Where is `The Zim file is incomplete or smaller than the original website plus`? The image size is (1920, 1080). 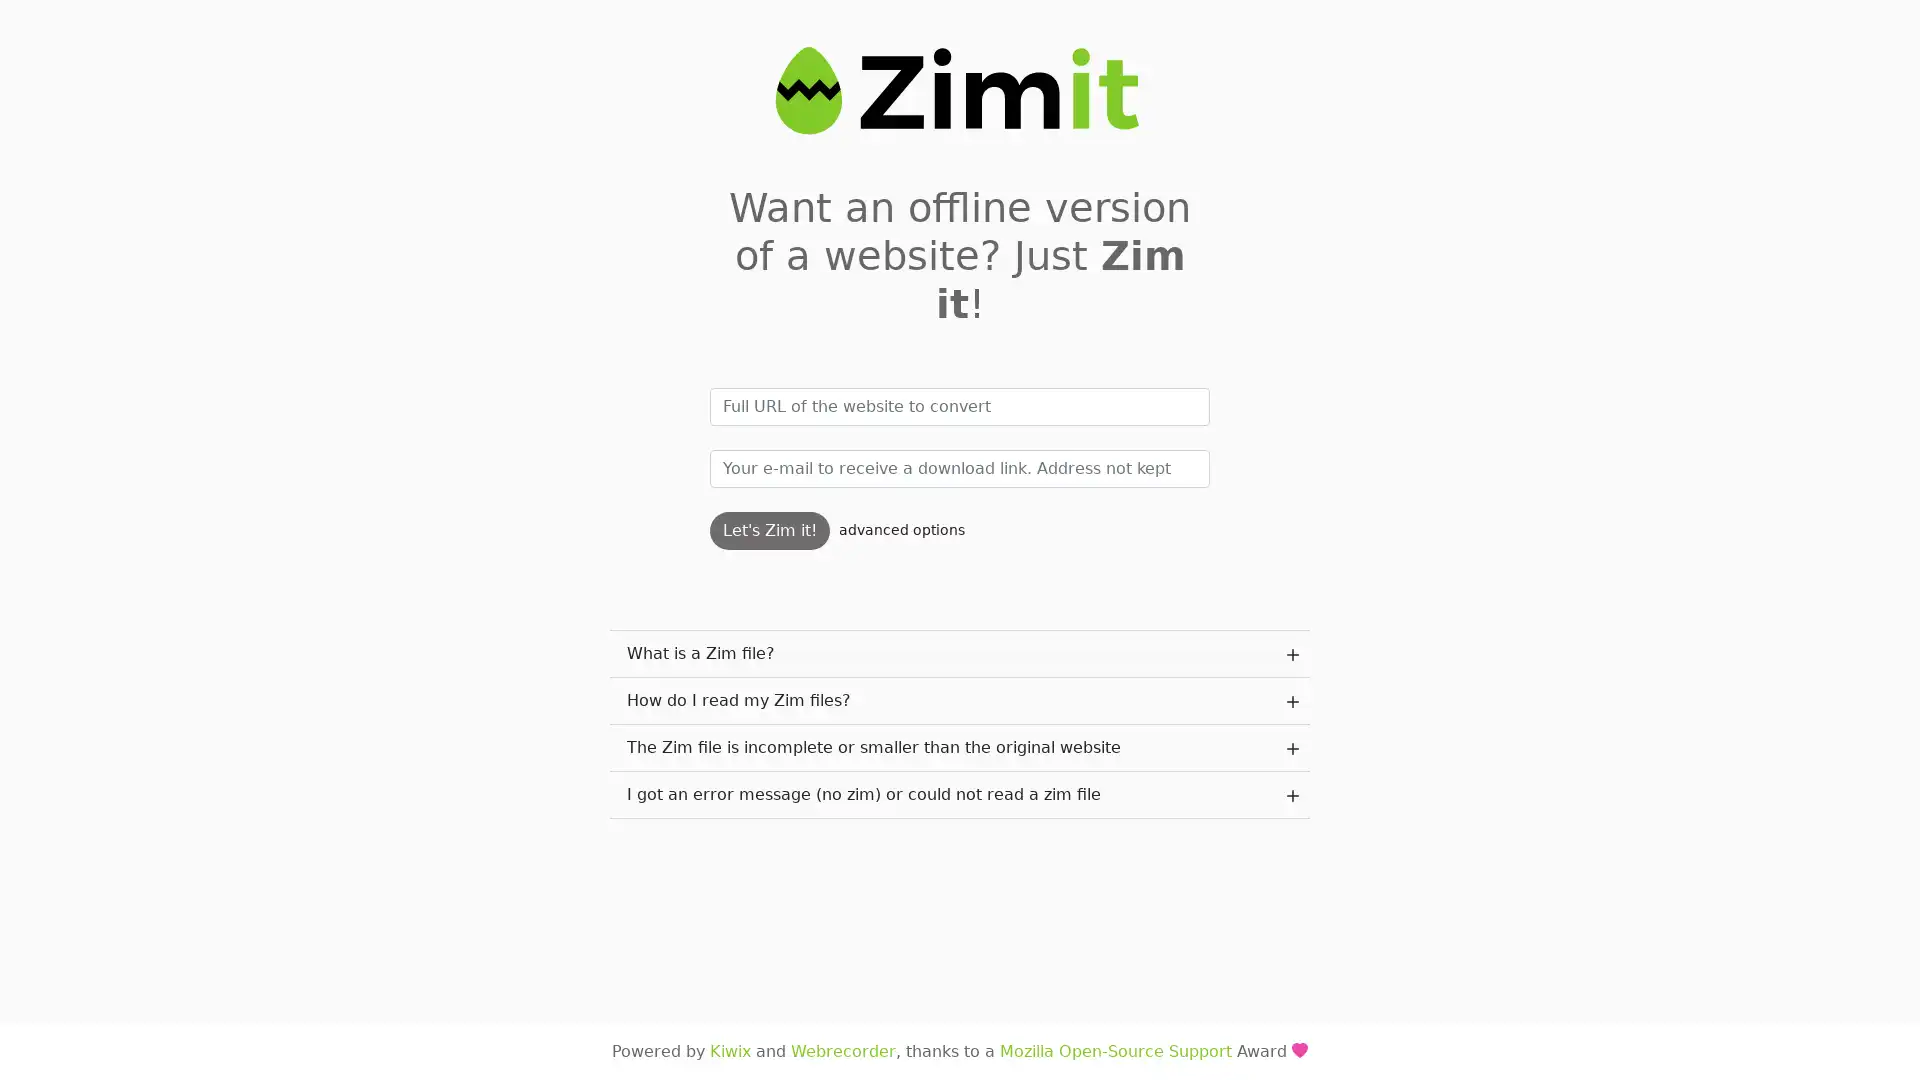
The Zim file is incomplete or smaller than the original website plus is located at coordinates (960, 747).